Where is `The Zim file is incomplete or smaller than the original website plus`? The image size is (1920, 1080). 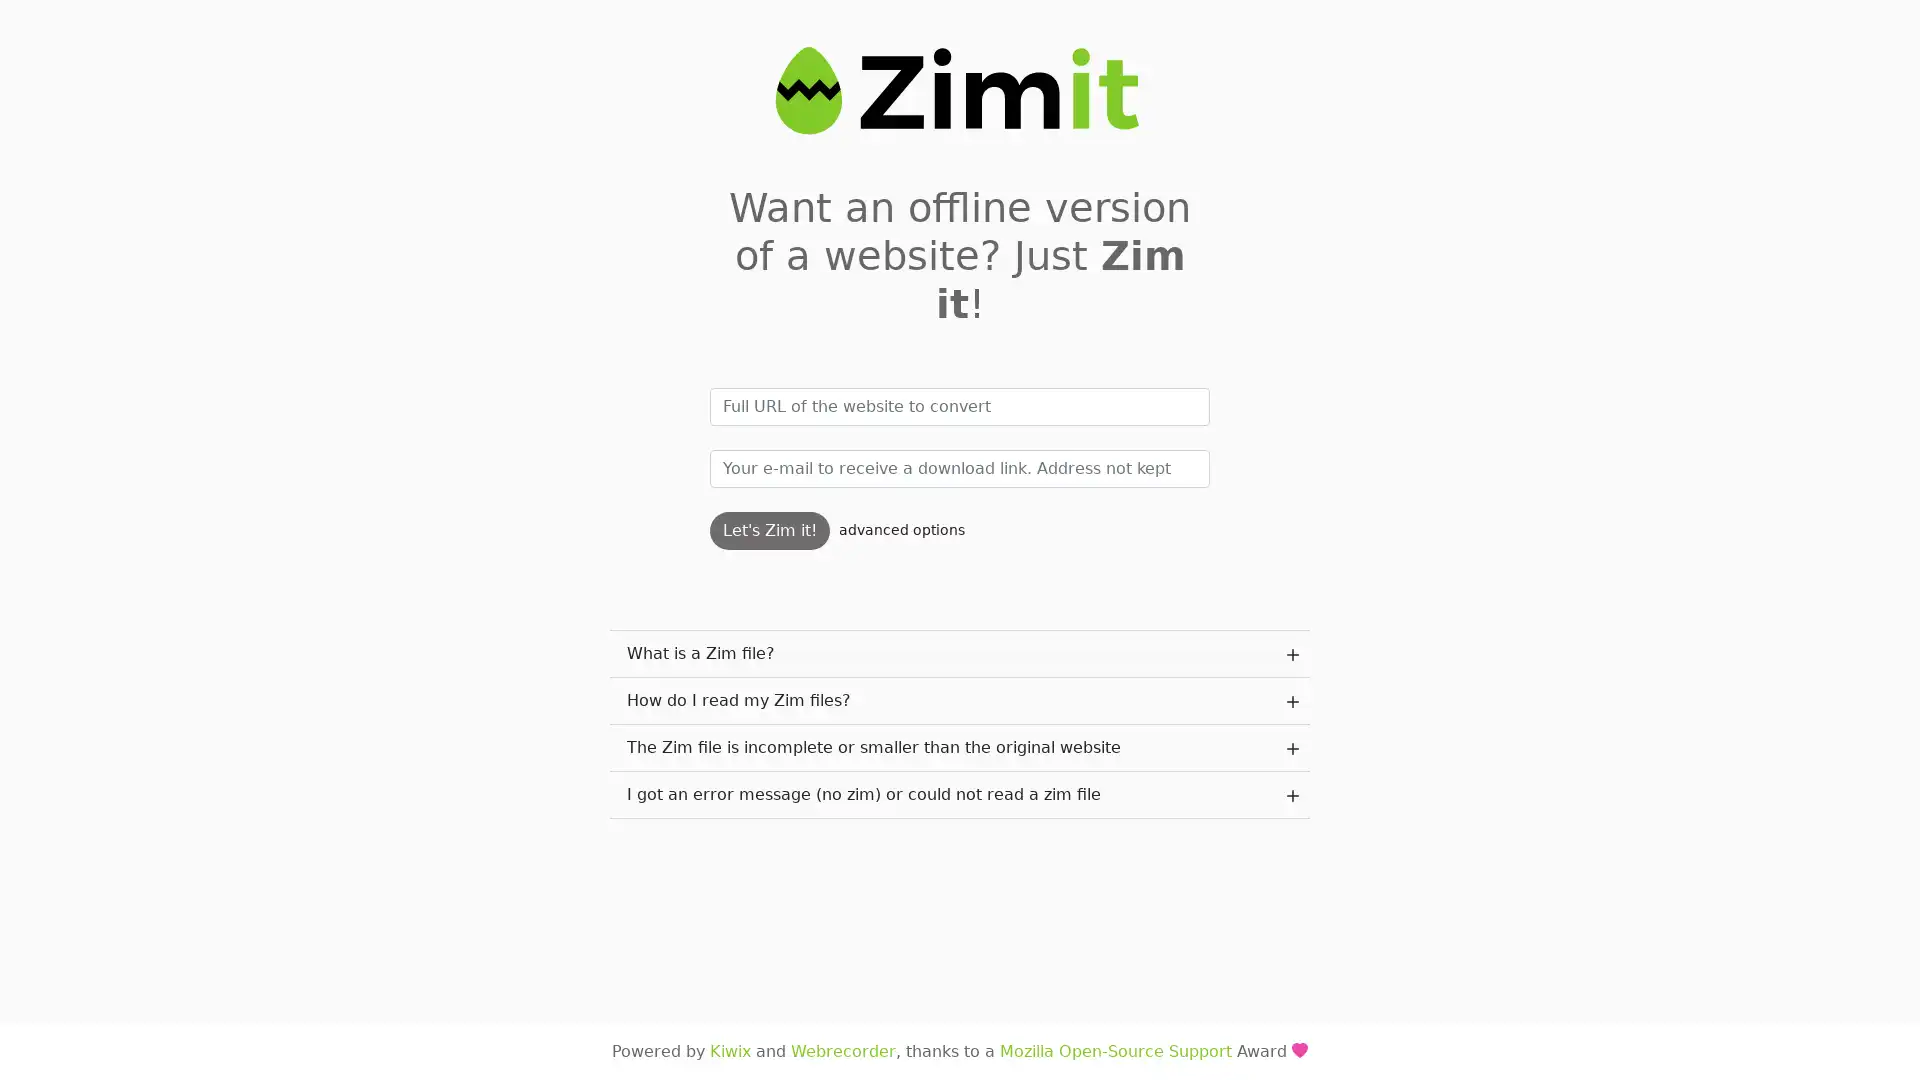
The Zim file is incomplete or smaller than the original website plus is located at coordinates (960, 747).